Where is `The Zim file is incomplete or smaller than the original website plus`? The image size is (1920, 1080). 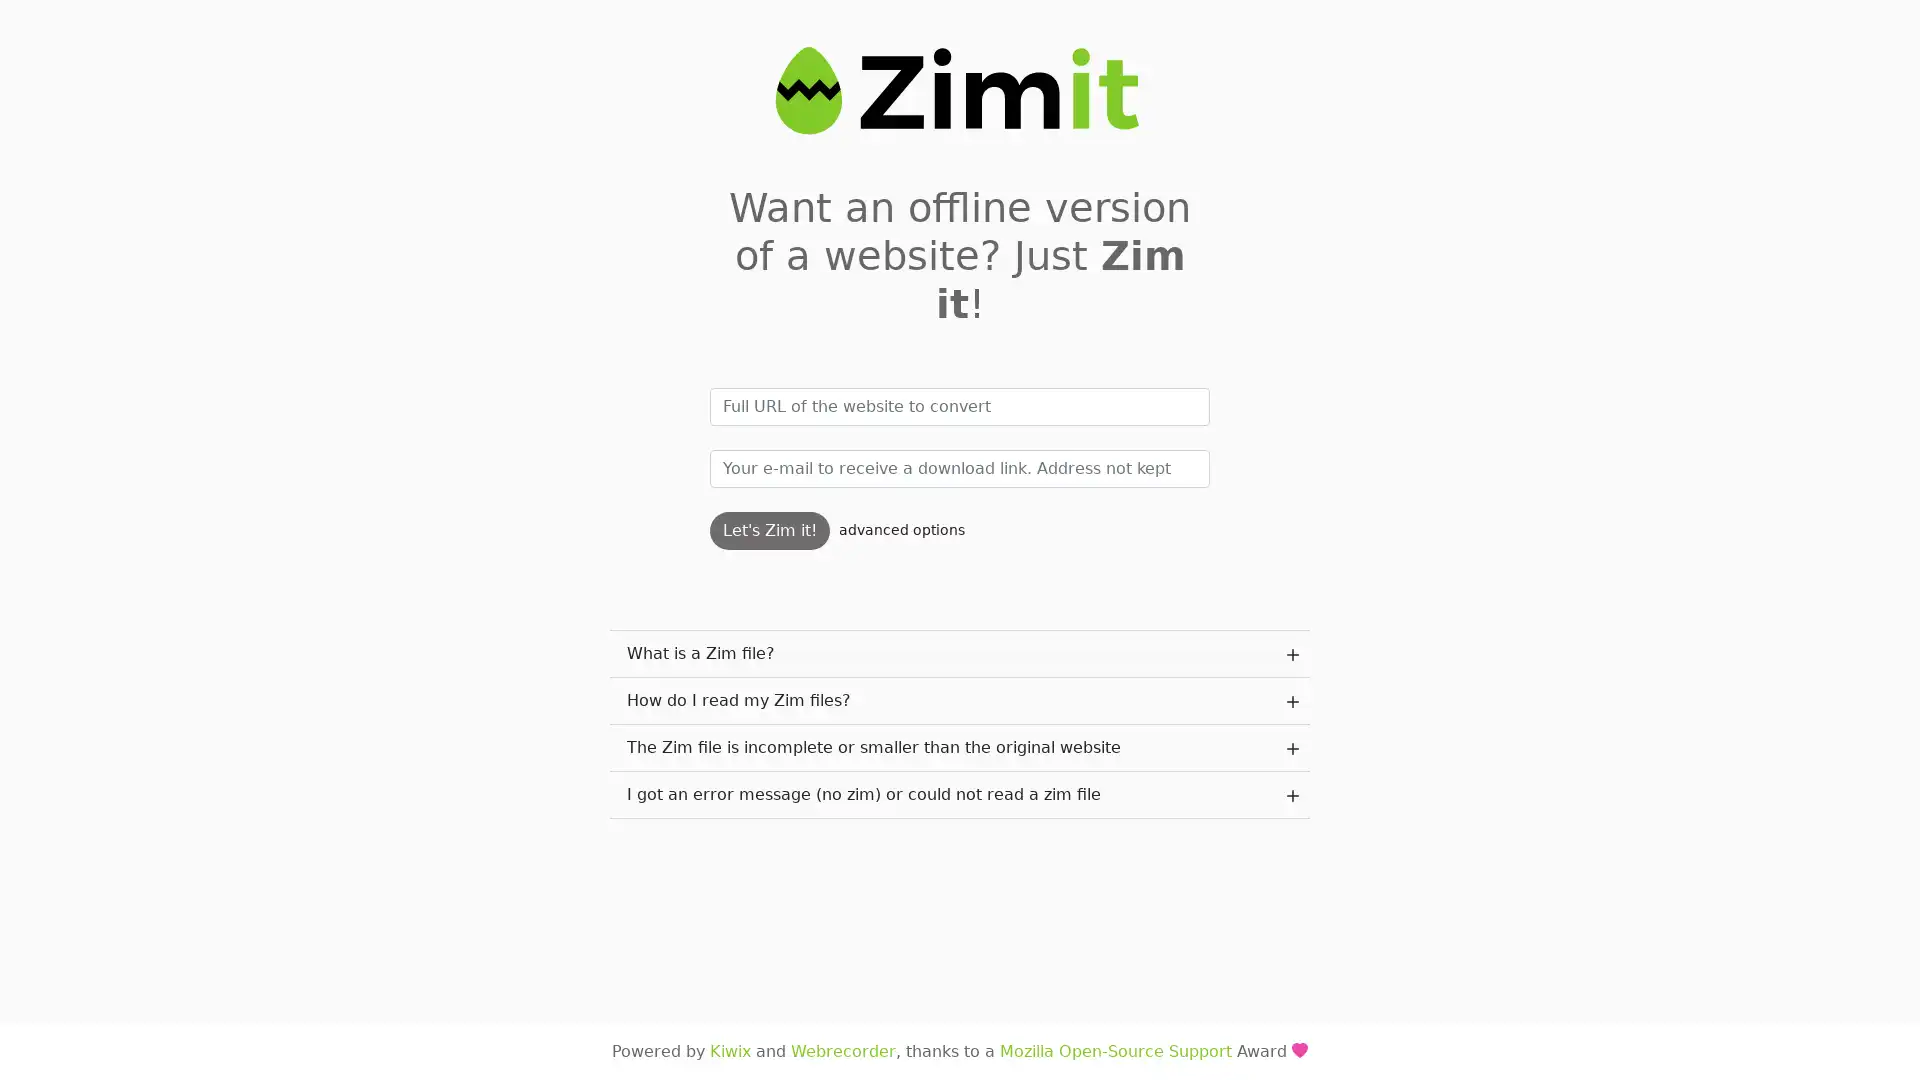
The Zim file is incomplete or smaller than the original website plus is located at coordinates (960, 747).